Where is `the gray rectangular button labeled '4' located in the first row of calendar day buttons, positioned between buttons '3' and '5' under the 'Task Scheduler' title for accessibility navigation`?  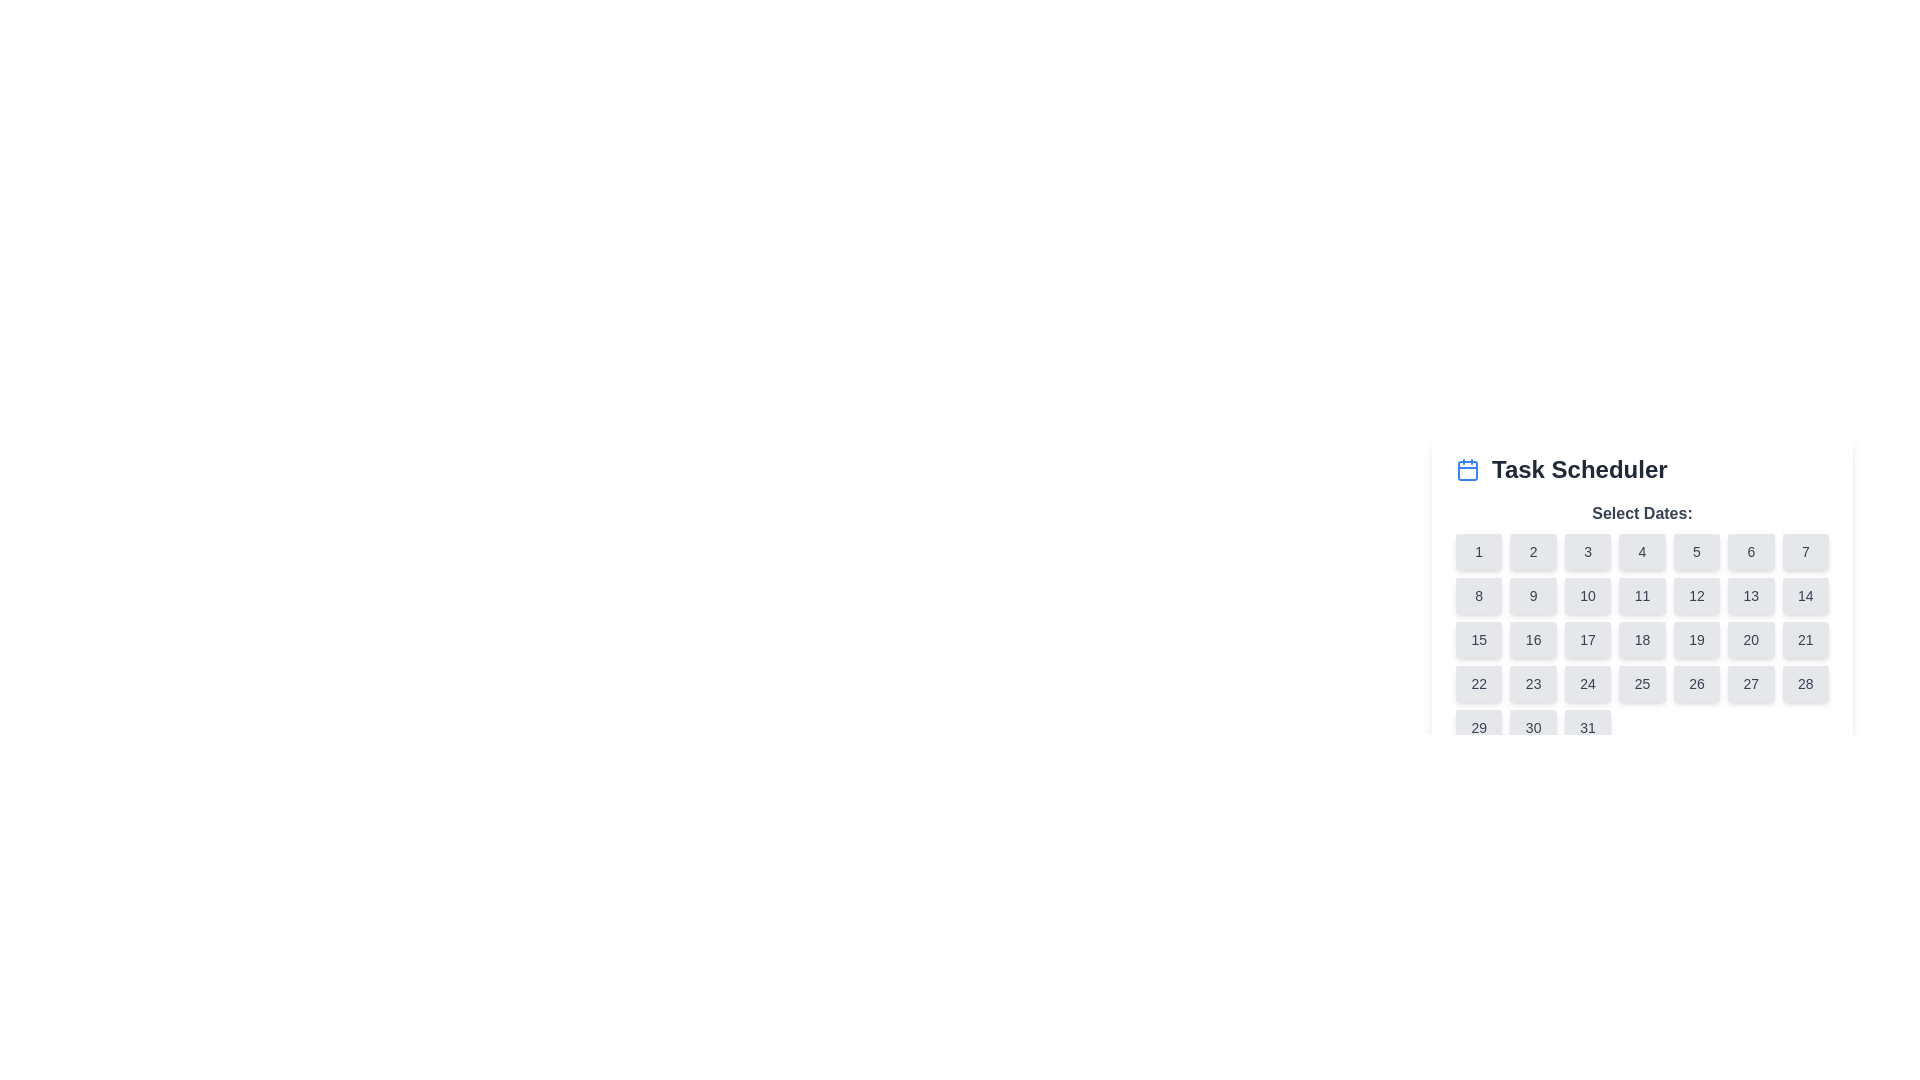
the gray rectangular button labeled '4' located in the first row of calendar day buttons, positioned between buttons '3' and '5' under the 'Task Scheduler' title for accessibility navigation is located at coordinates (1642, 551).